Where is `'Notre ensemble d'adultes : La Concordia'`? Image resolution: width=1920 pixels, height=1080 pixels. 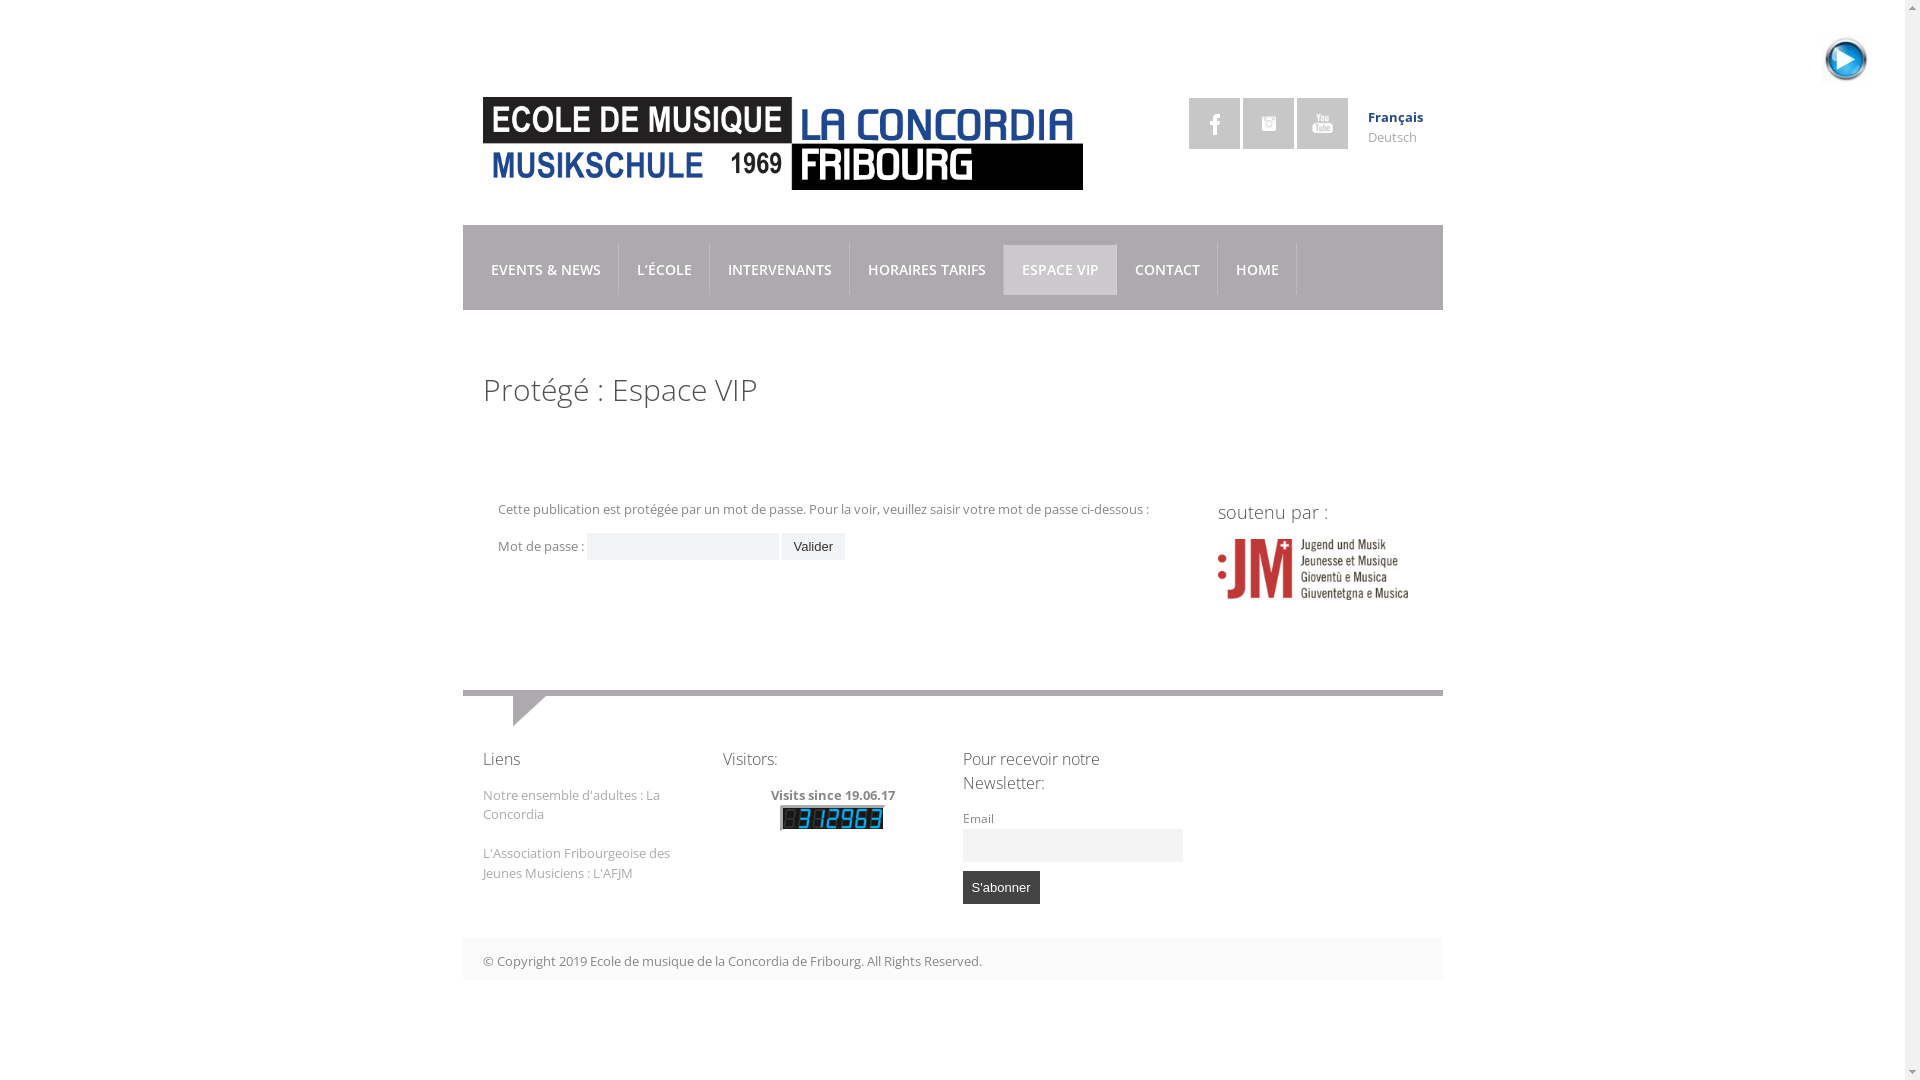 'Notre ensemble d'adultes : La Concordia' is located at coordinates (569, 804).